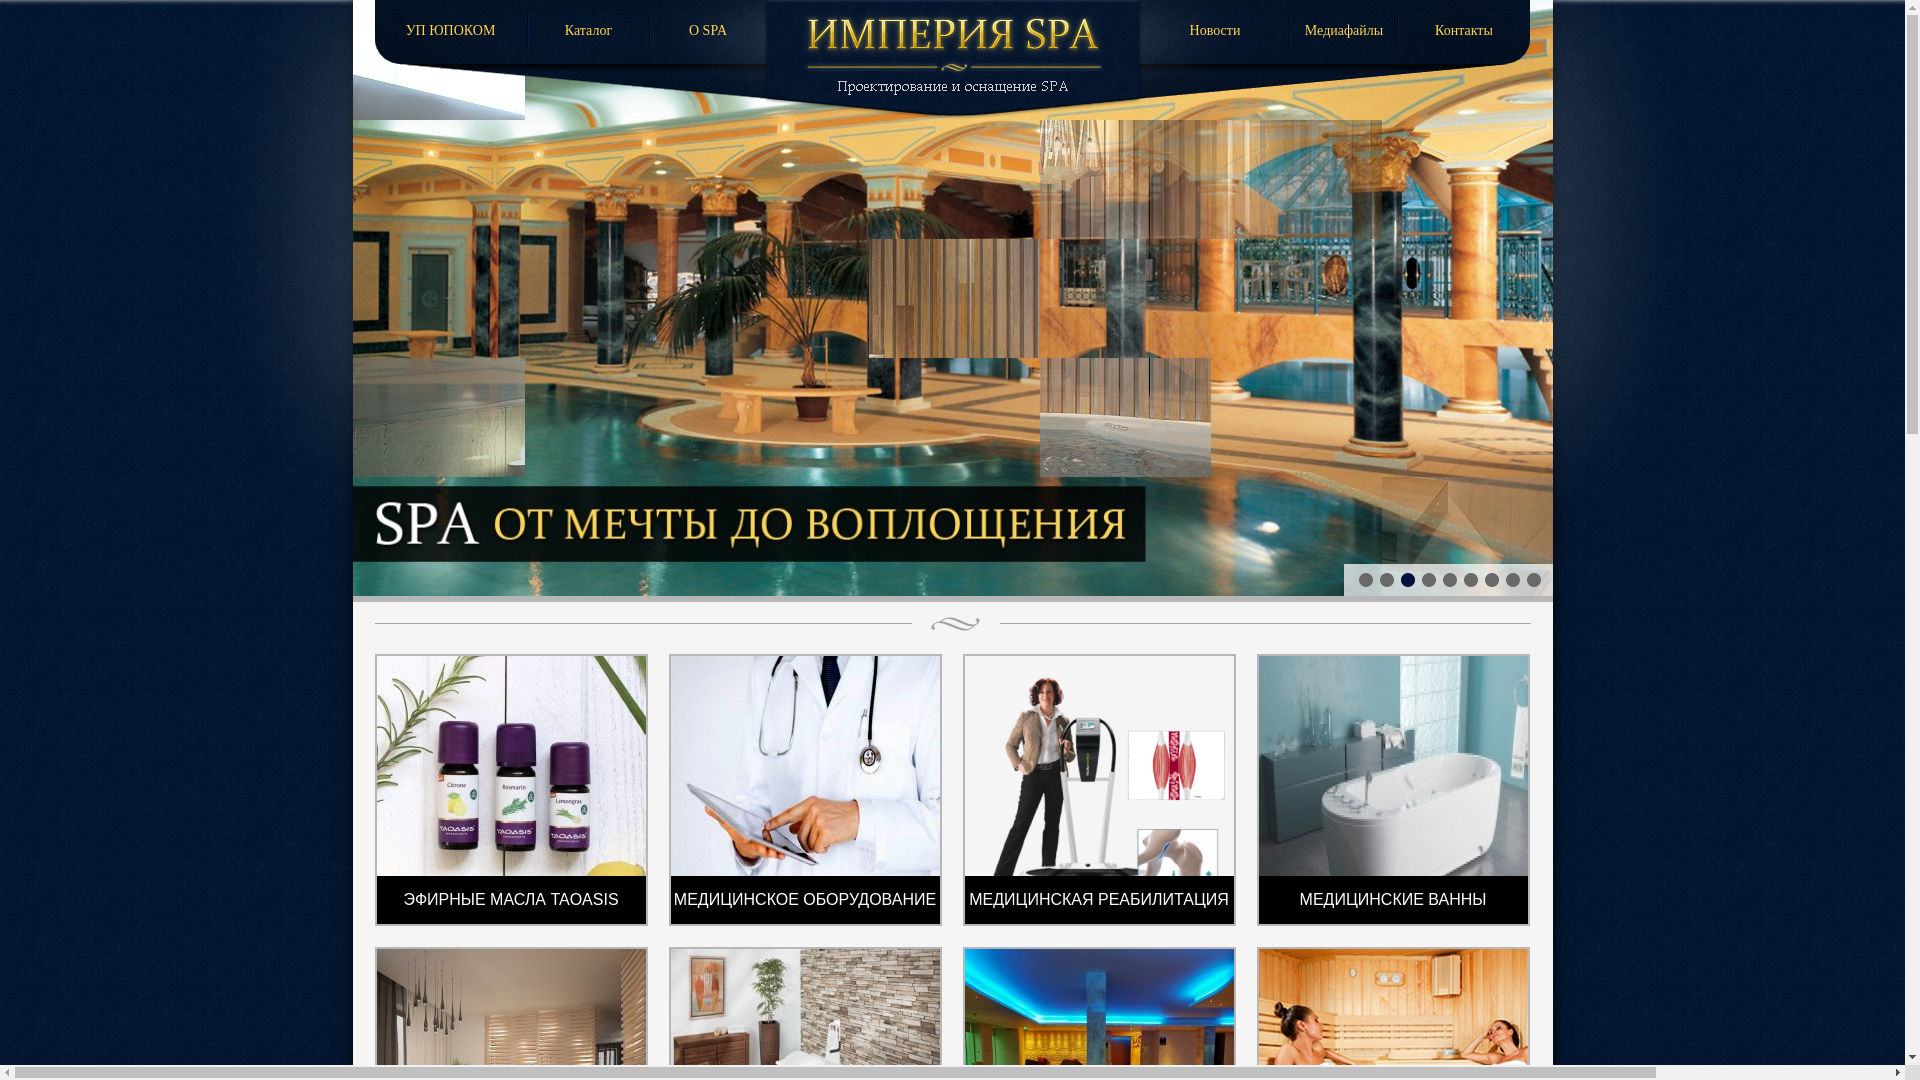 The height and width of the screenshot is (1080, 1920). I want to click on '7', so click(1491, 579).